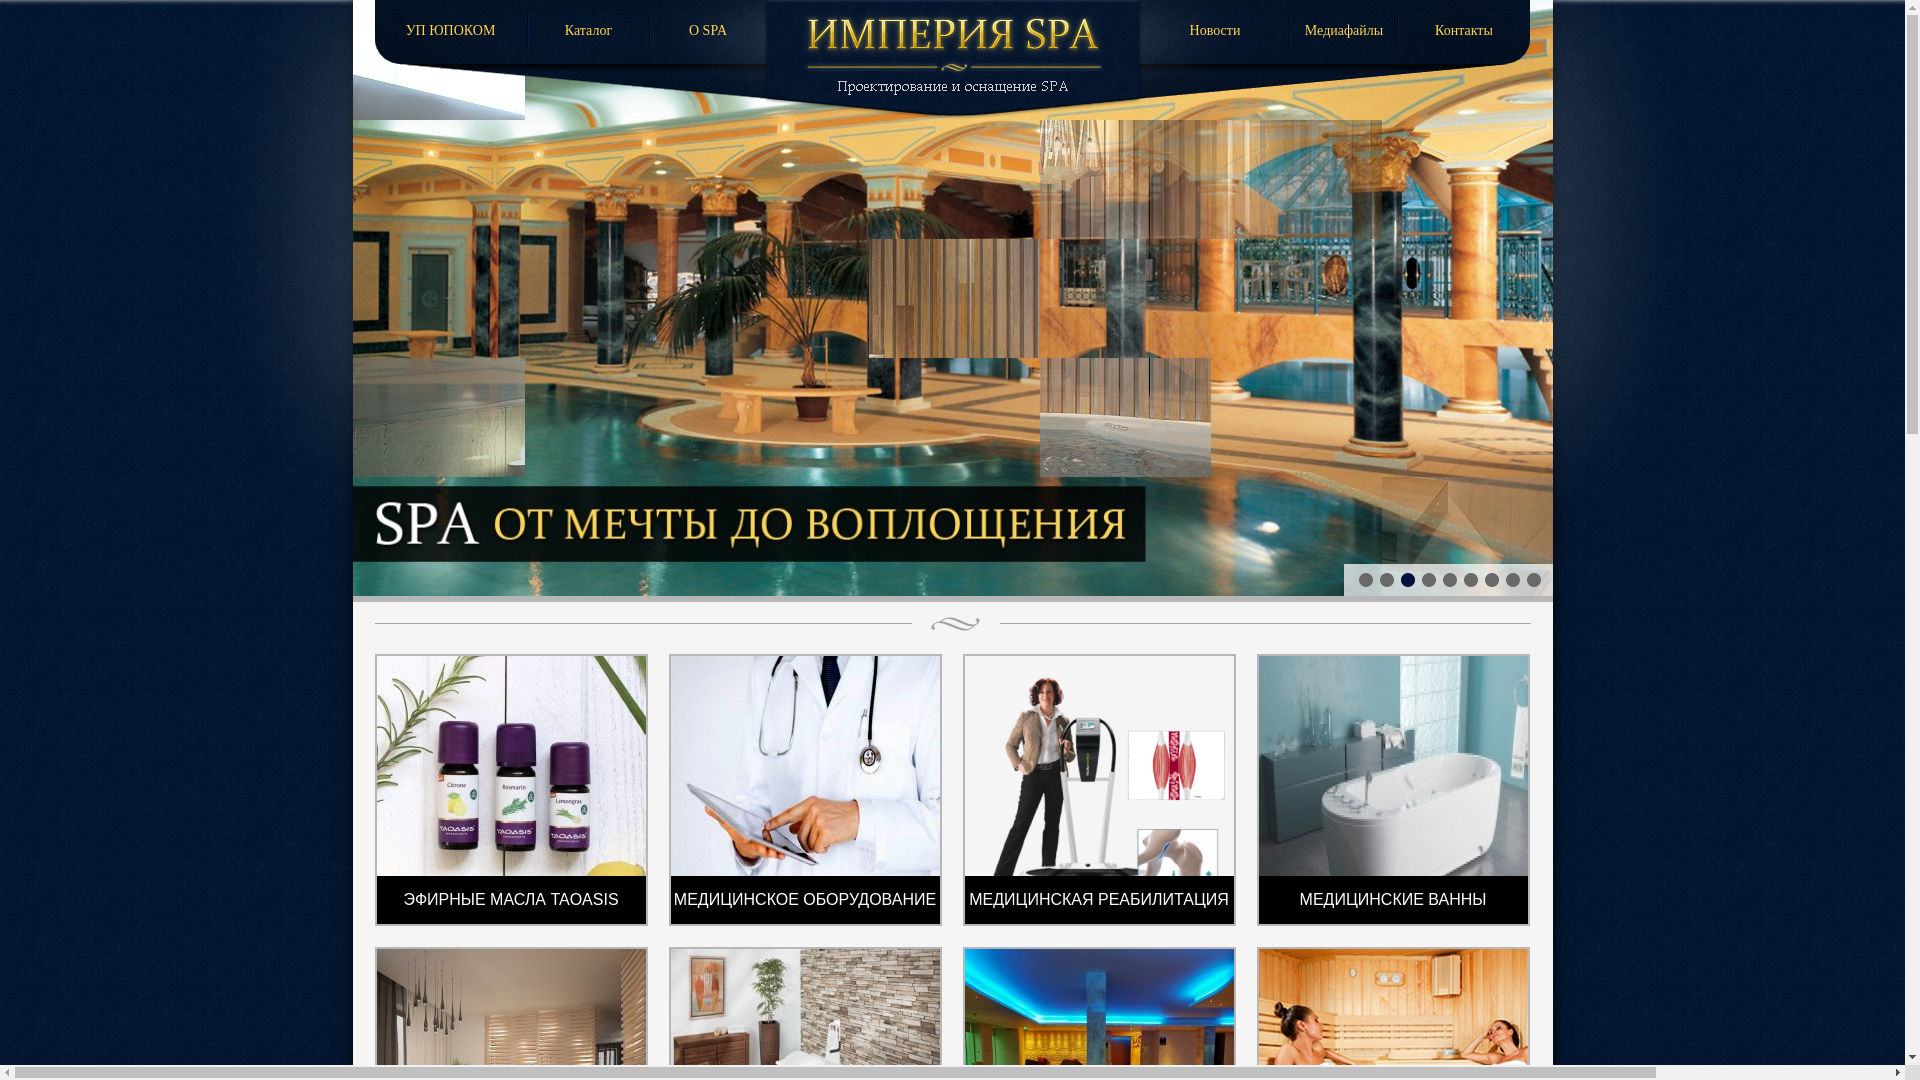 The height and width of the screenshot is (1080, 1920). I want to click on '7', so click(1491, 579).